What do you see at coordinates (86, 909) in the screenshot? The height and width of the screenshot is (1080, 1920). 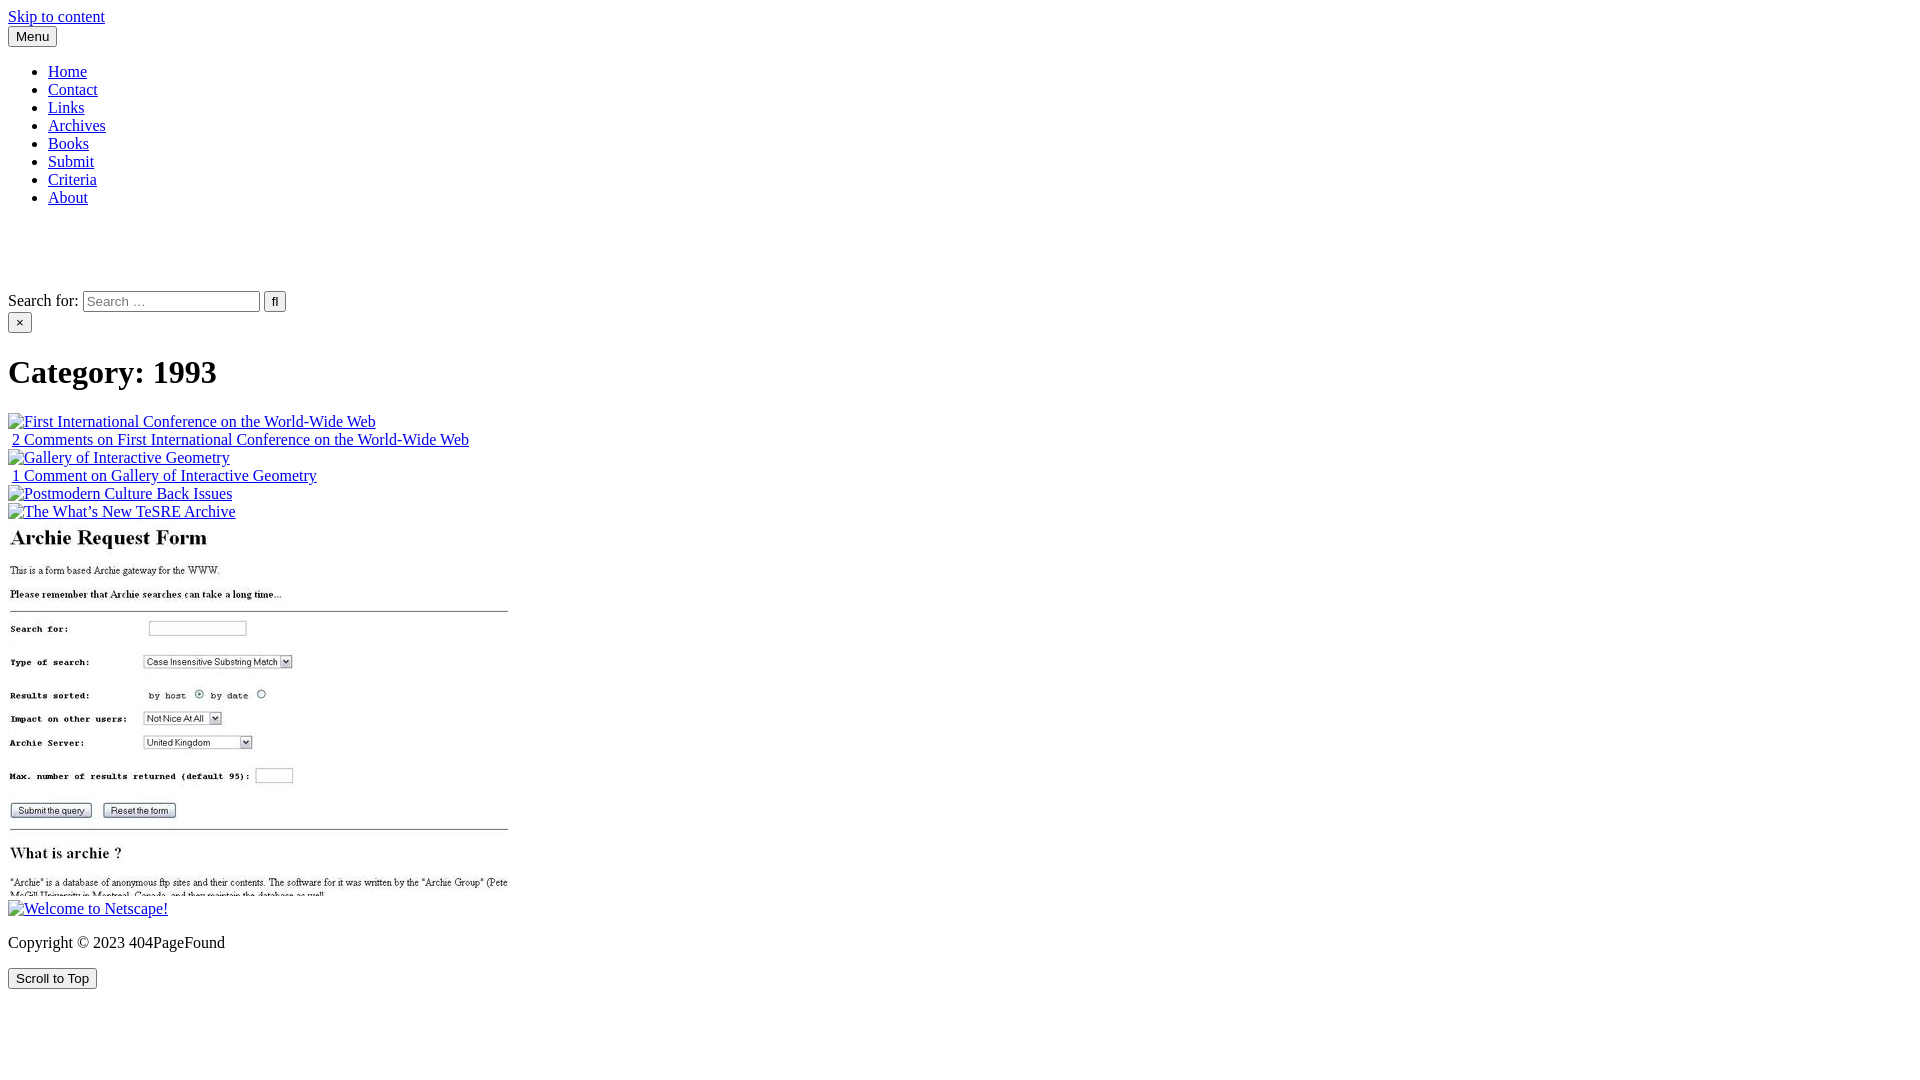 I see `'Welcome to Netscape!'` at bounding box center [86, 909].